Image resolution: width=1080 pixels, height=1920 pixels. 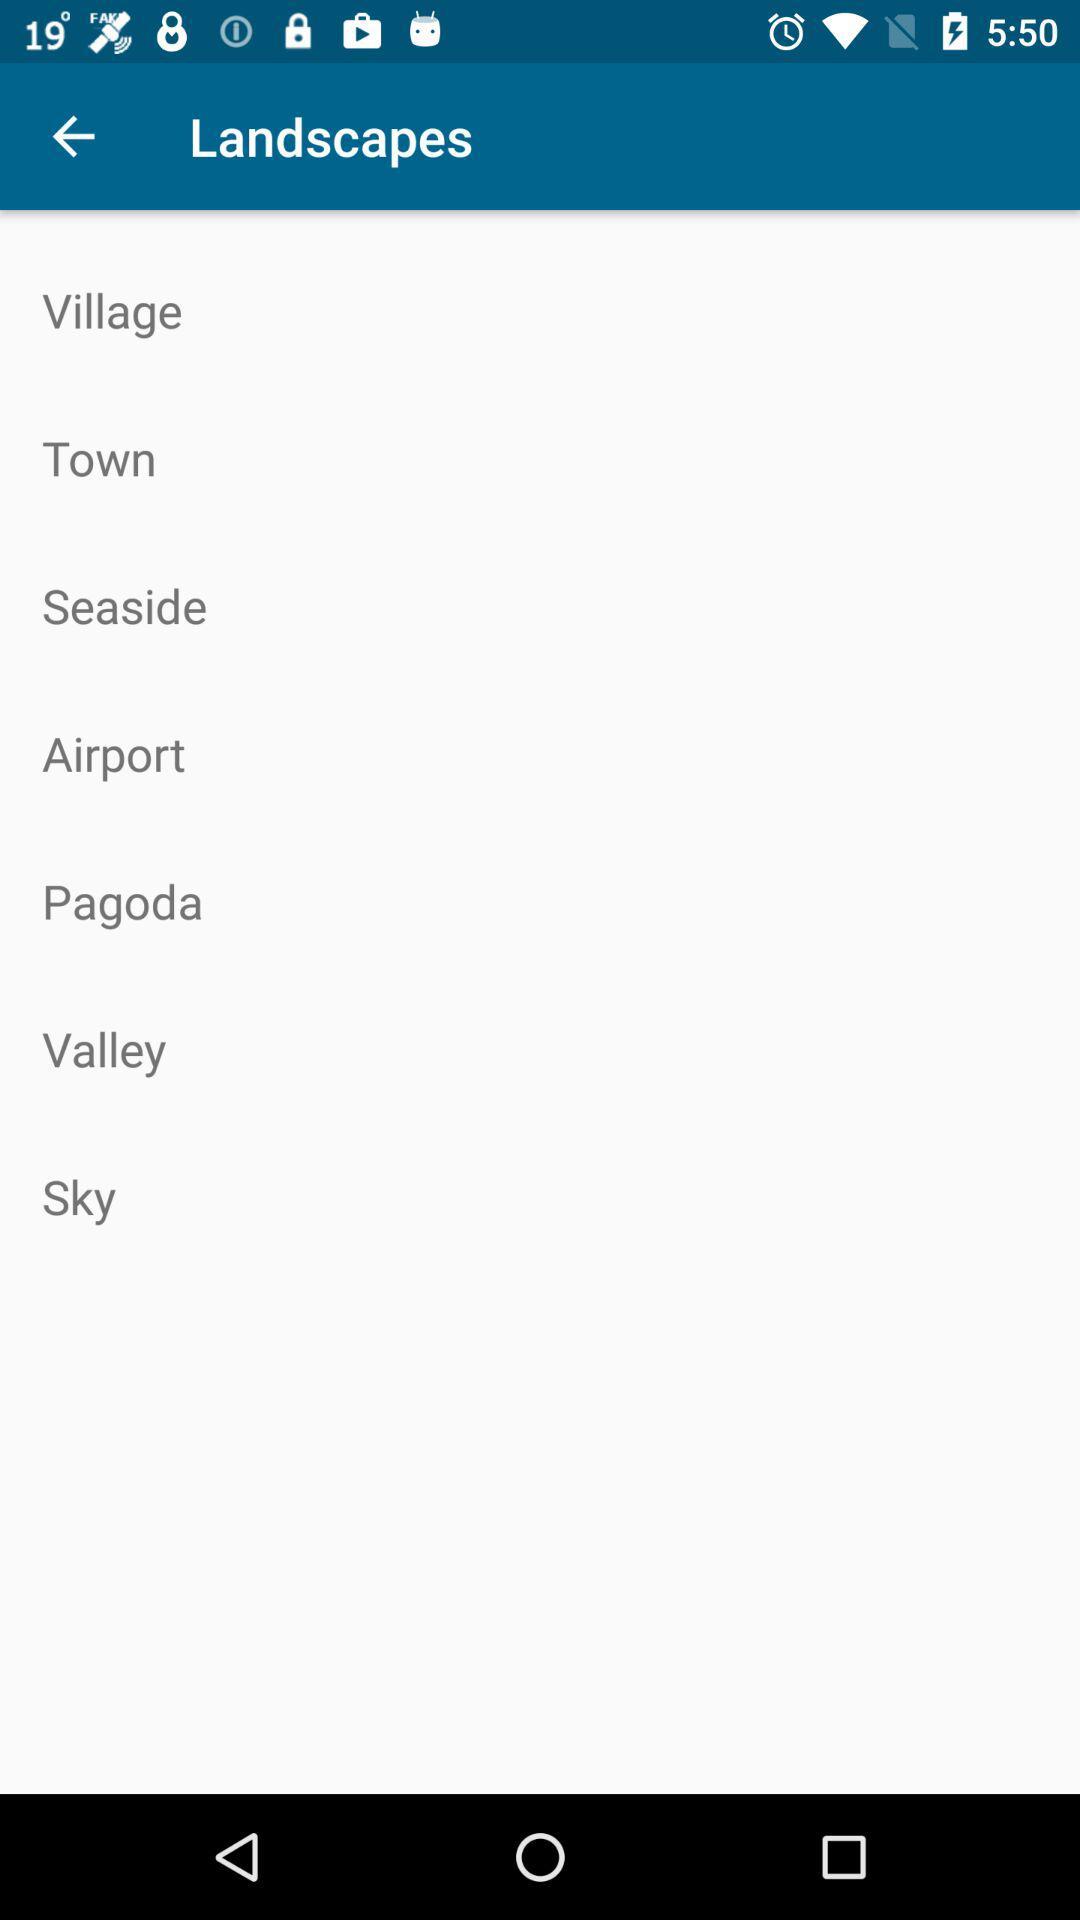 I want to click on town, so click(x=540, y=456).